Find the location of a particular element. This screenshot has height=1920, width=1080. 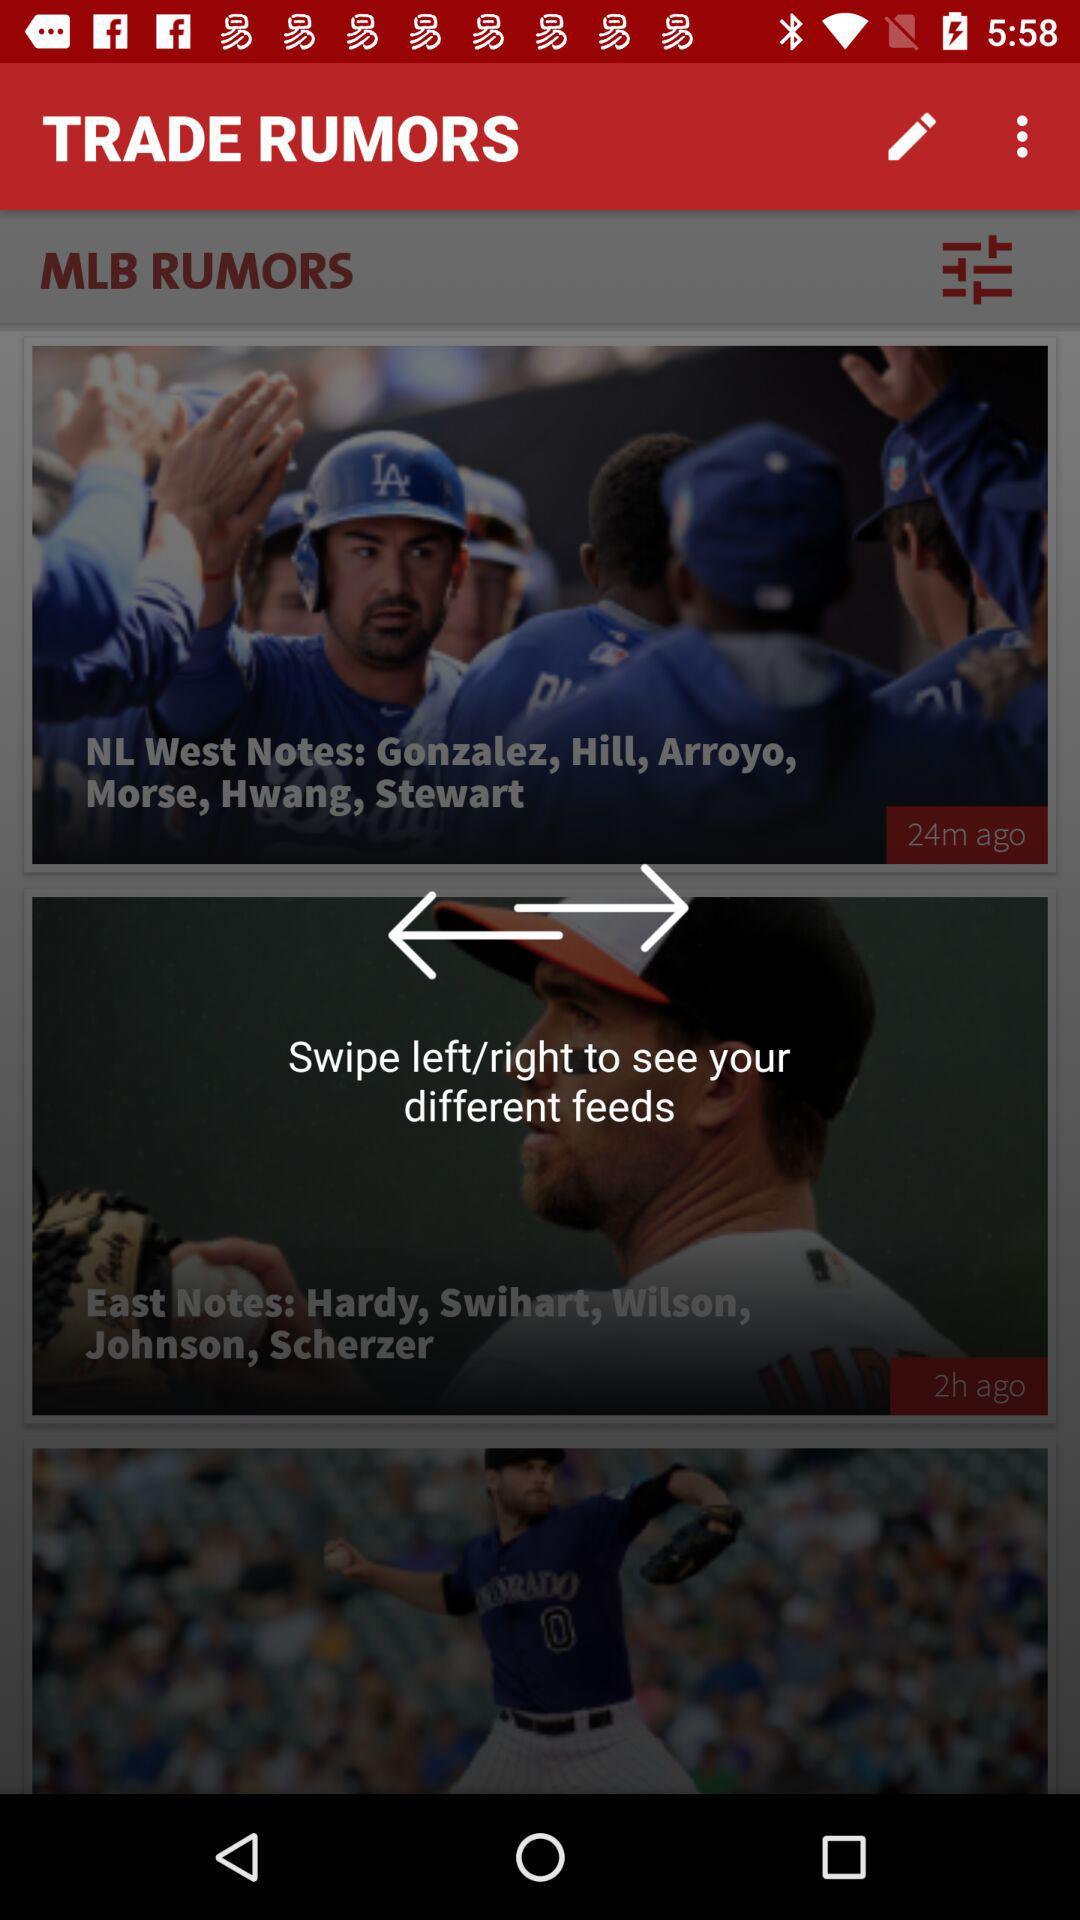

the icon to the right of the trade rumors item is located at coordinates (911, 135).